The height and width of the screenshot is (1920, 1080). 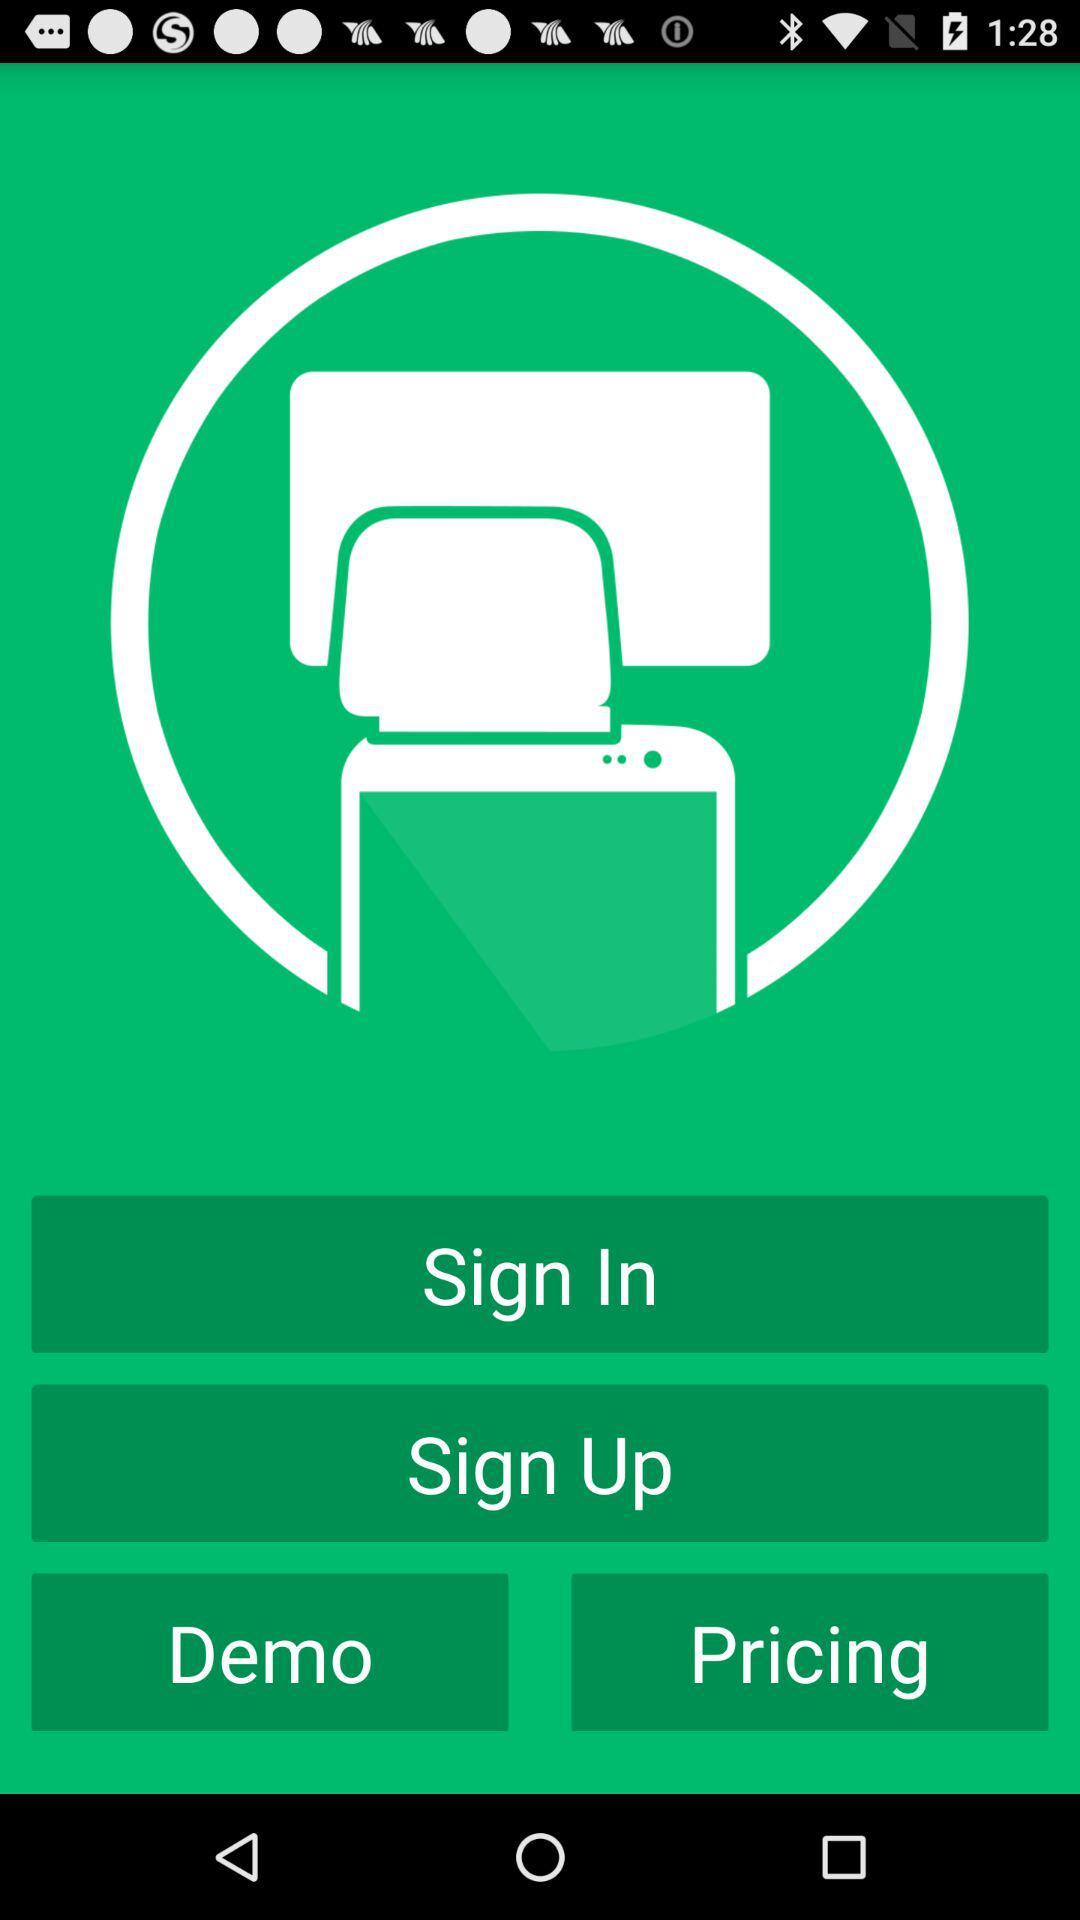 I want to click on the icon at the bottom, so click(x=540, y=1463).